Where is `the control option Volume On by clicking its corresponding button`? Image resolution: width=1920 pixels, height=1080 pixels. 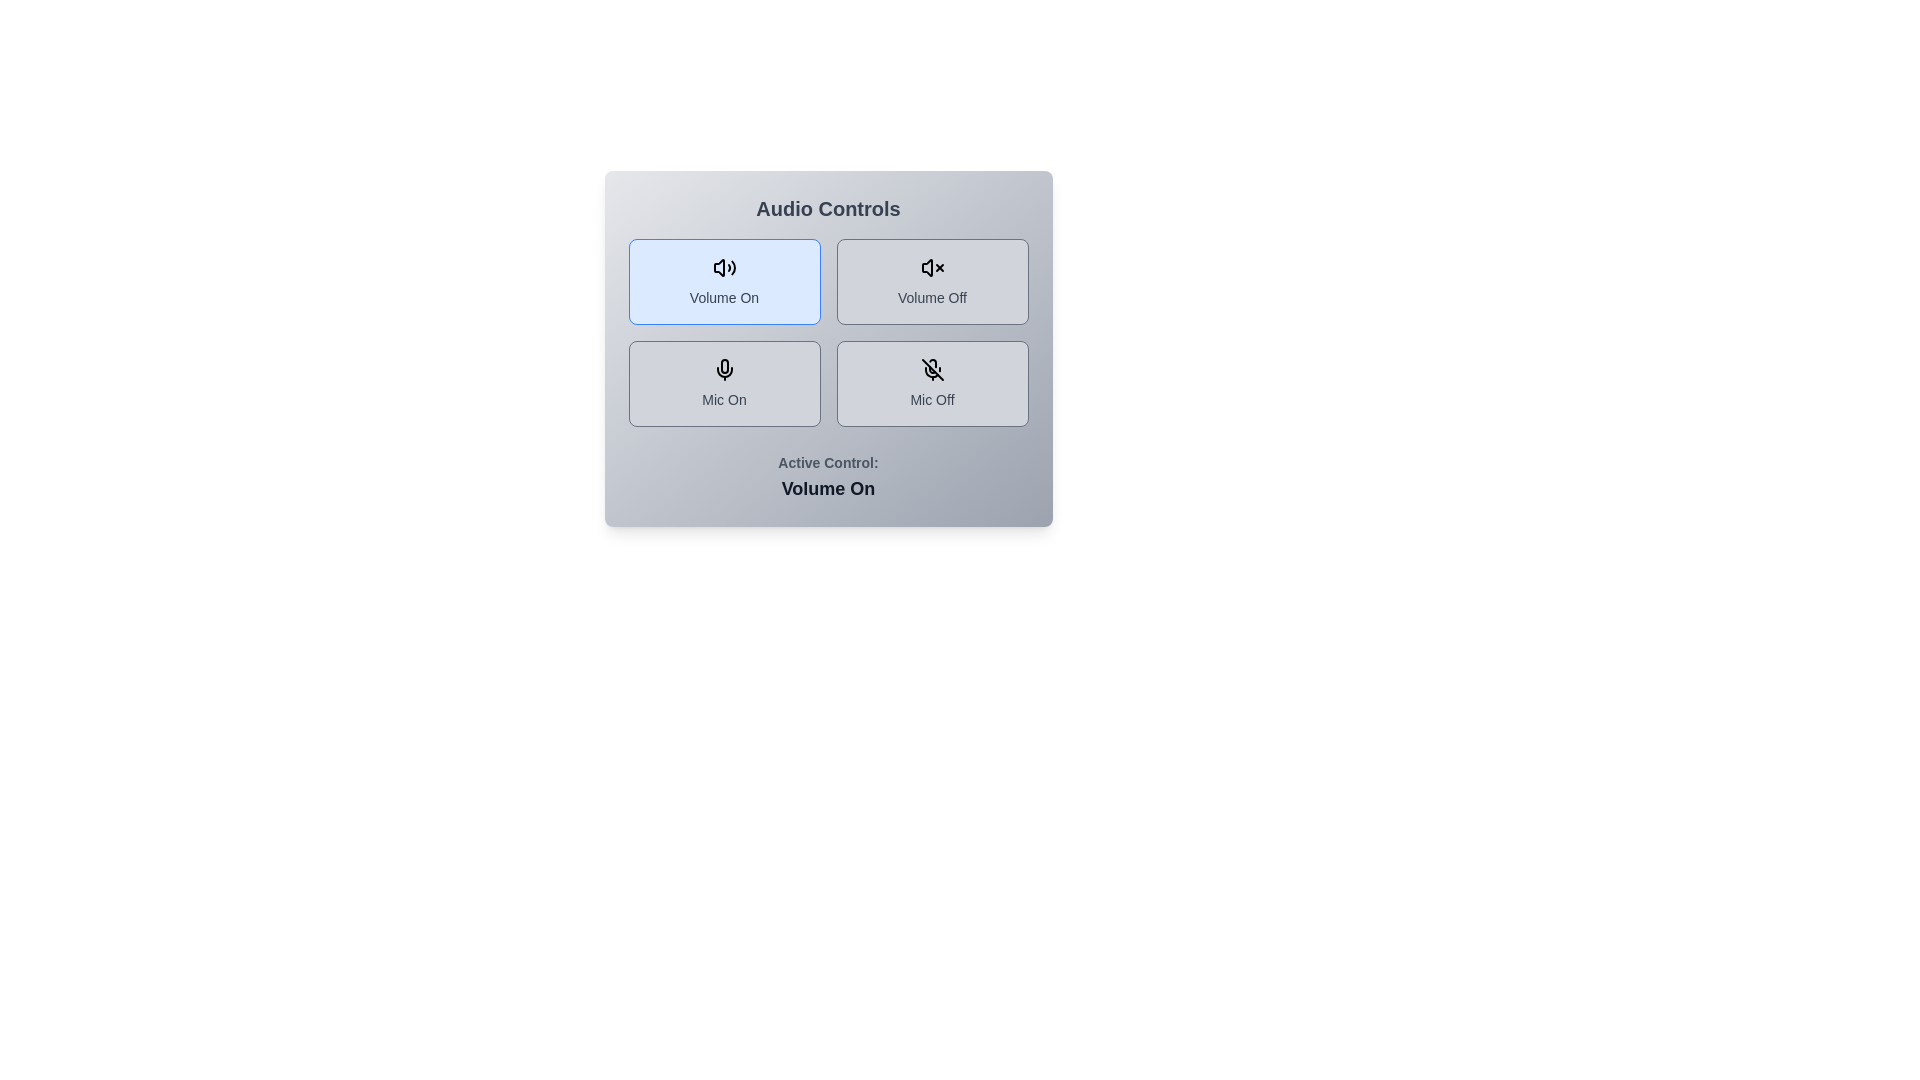 the control option Volume On by clicking its corresponding button is located at coordinates (723, 281).